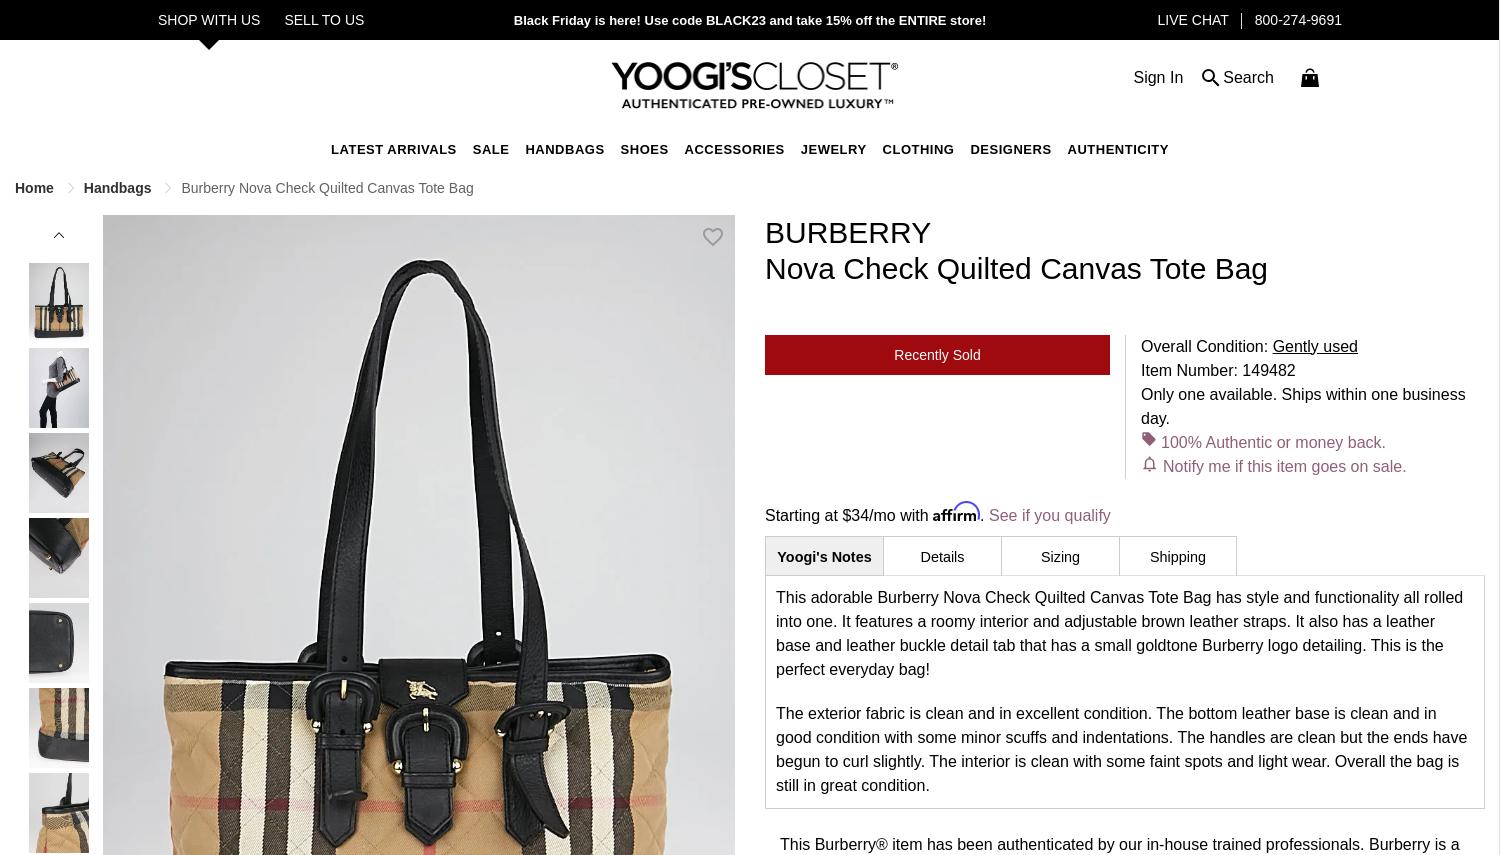 The width and height of the screenshot is (1500, 855). I want to click on 'home', so click(36, 185).